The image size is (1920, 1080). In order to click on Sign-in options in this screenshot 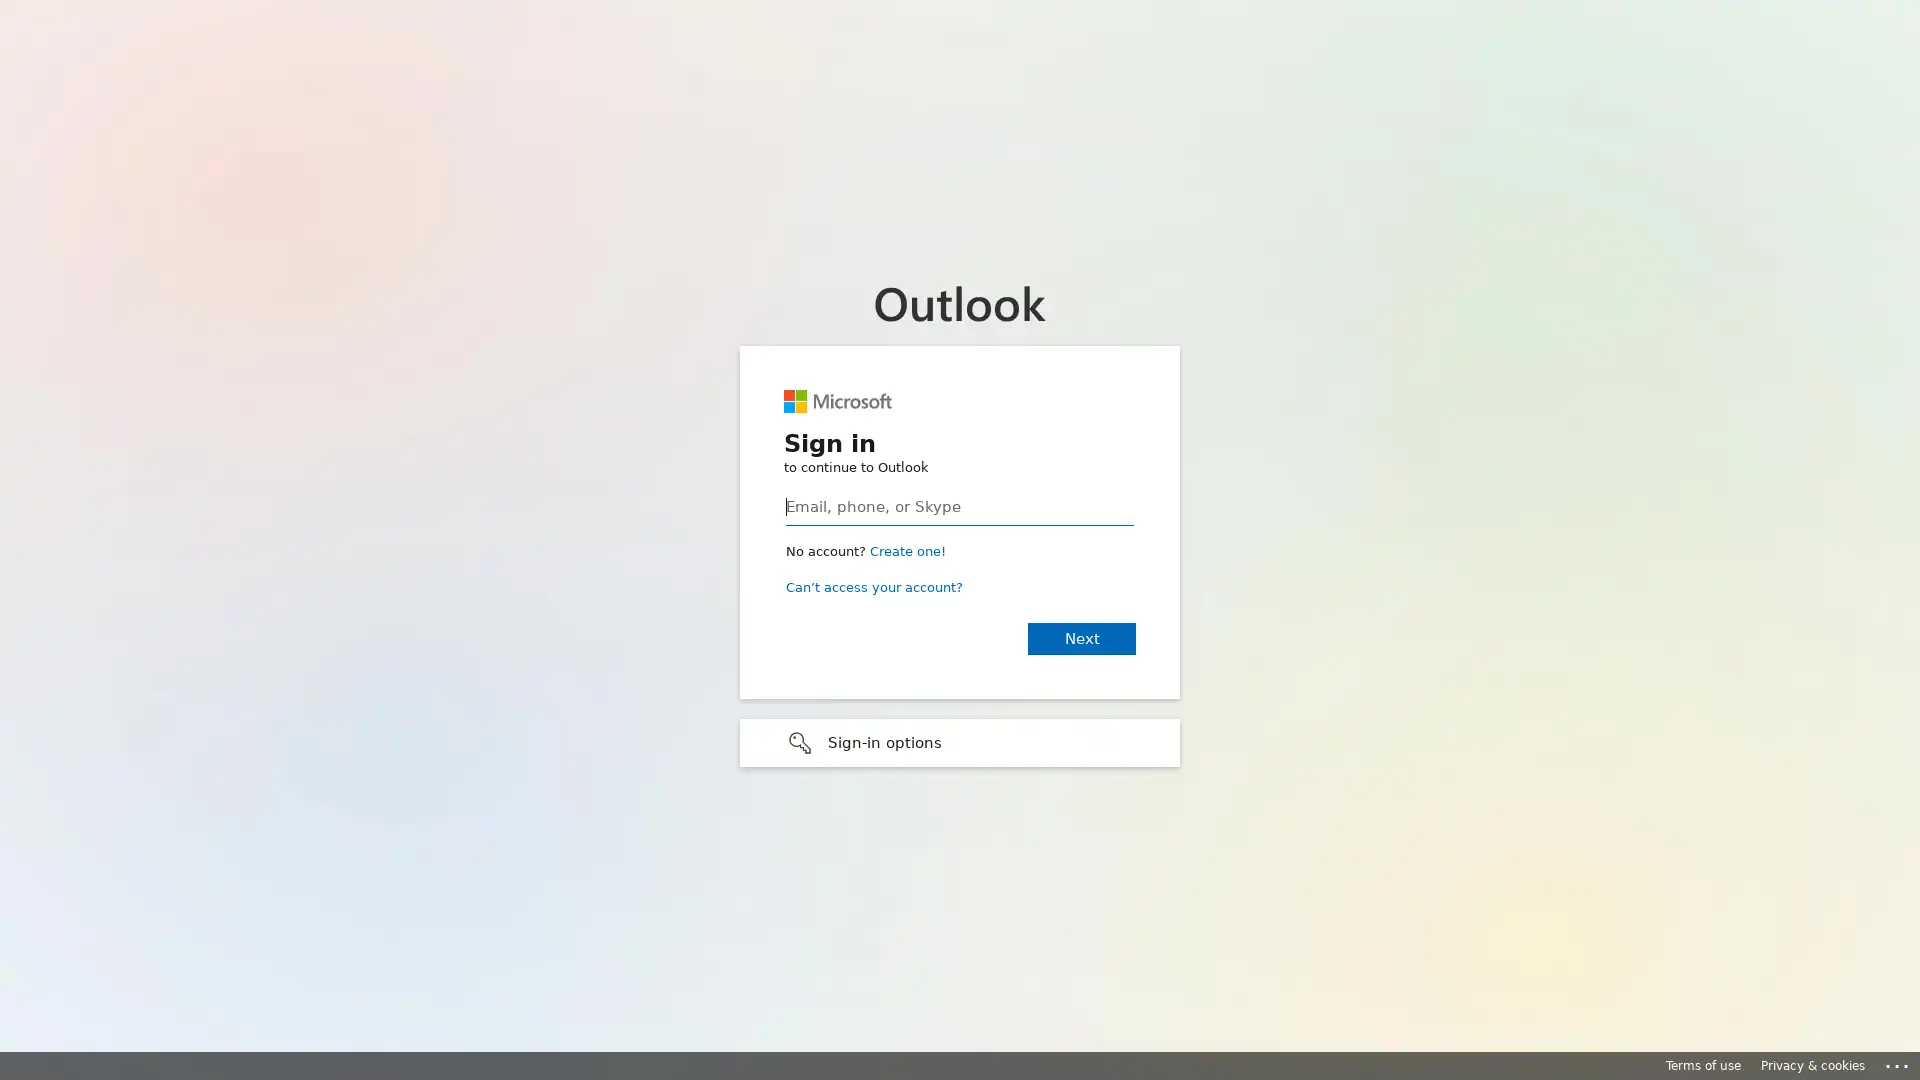, I will do `click(960, 741)`.